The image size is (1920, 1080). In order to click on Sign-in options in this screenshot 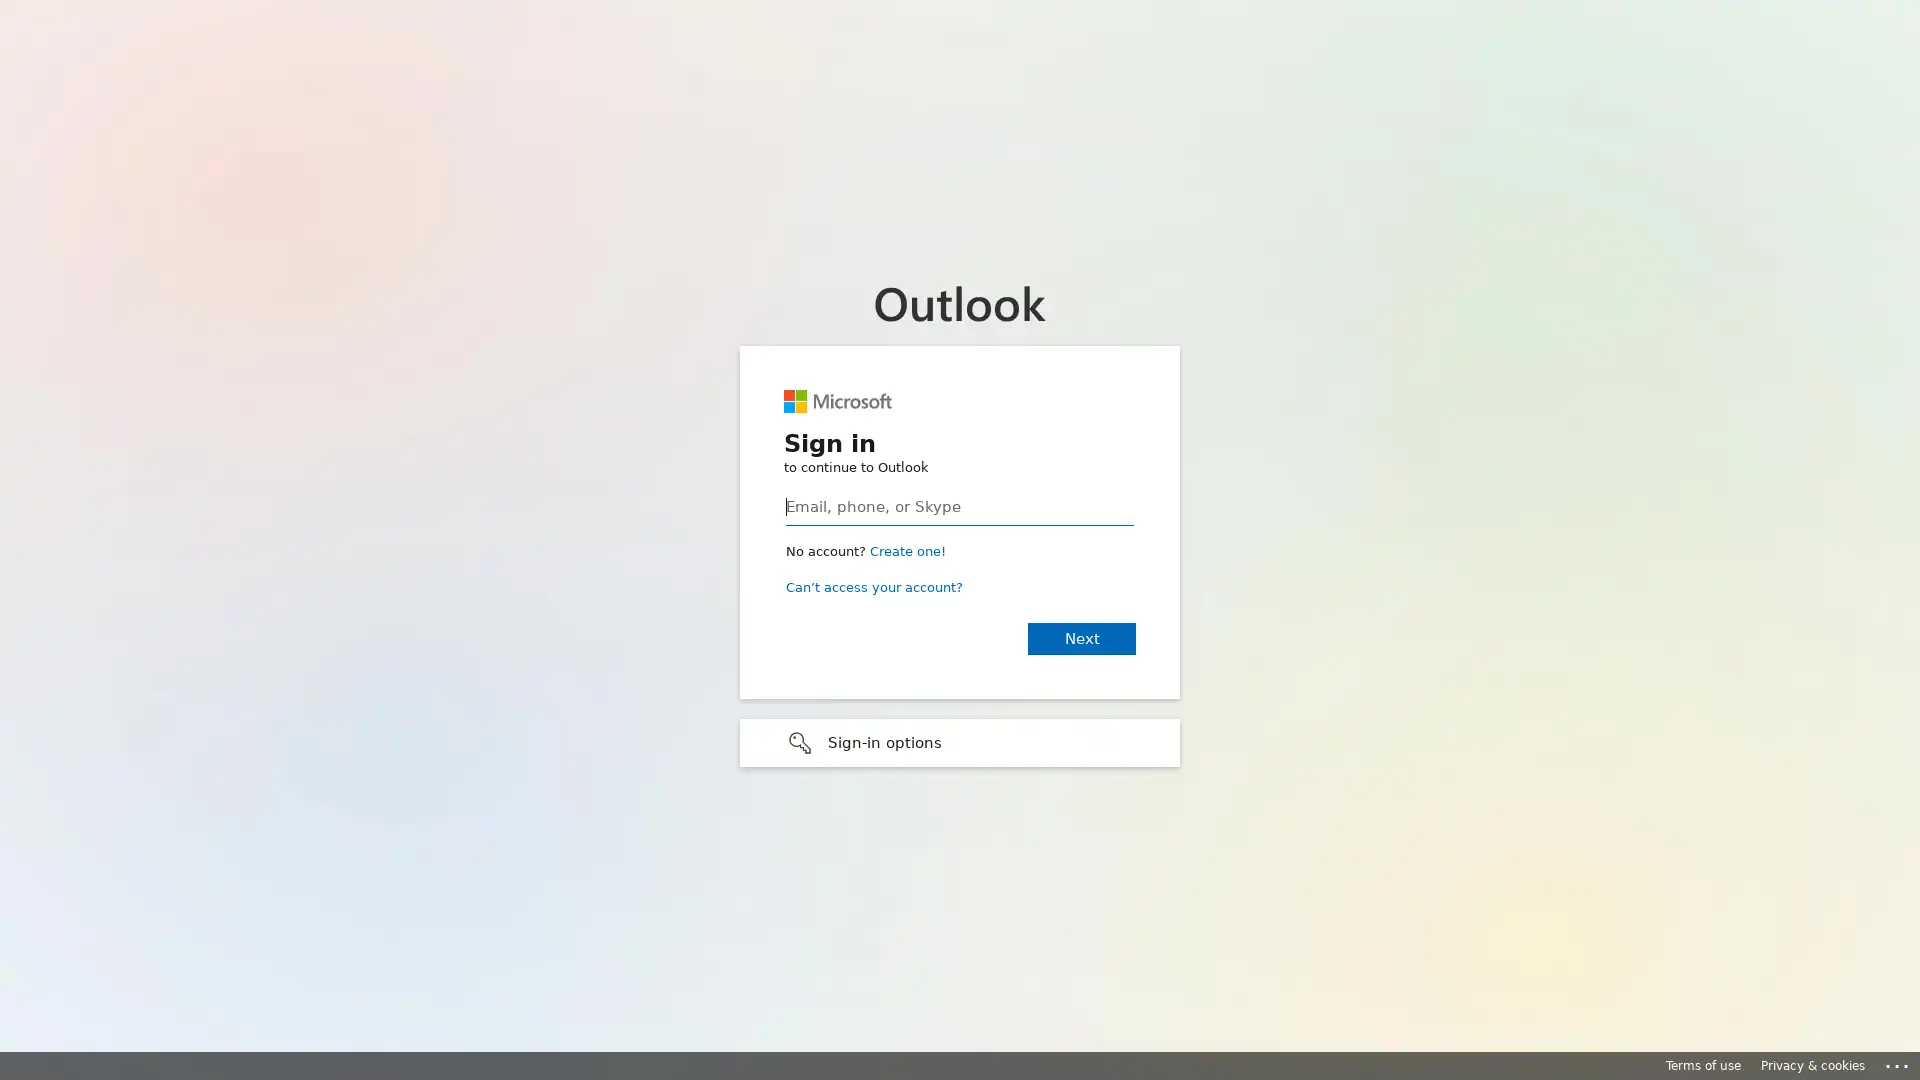, I will do `click(960, 741)`.